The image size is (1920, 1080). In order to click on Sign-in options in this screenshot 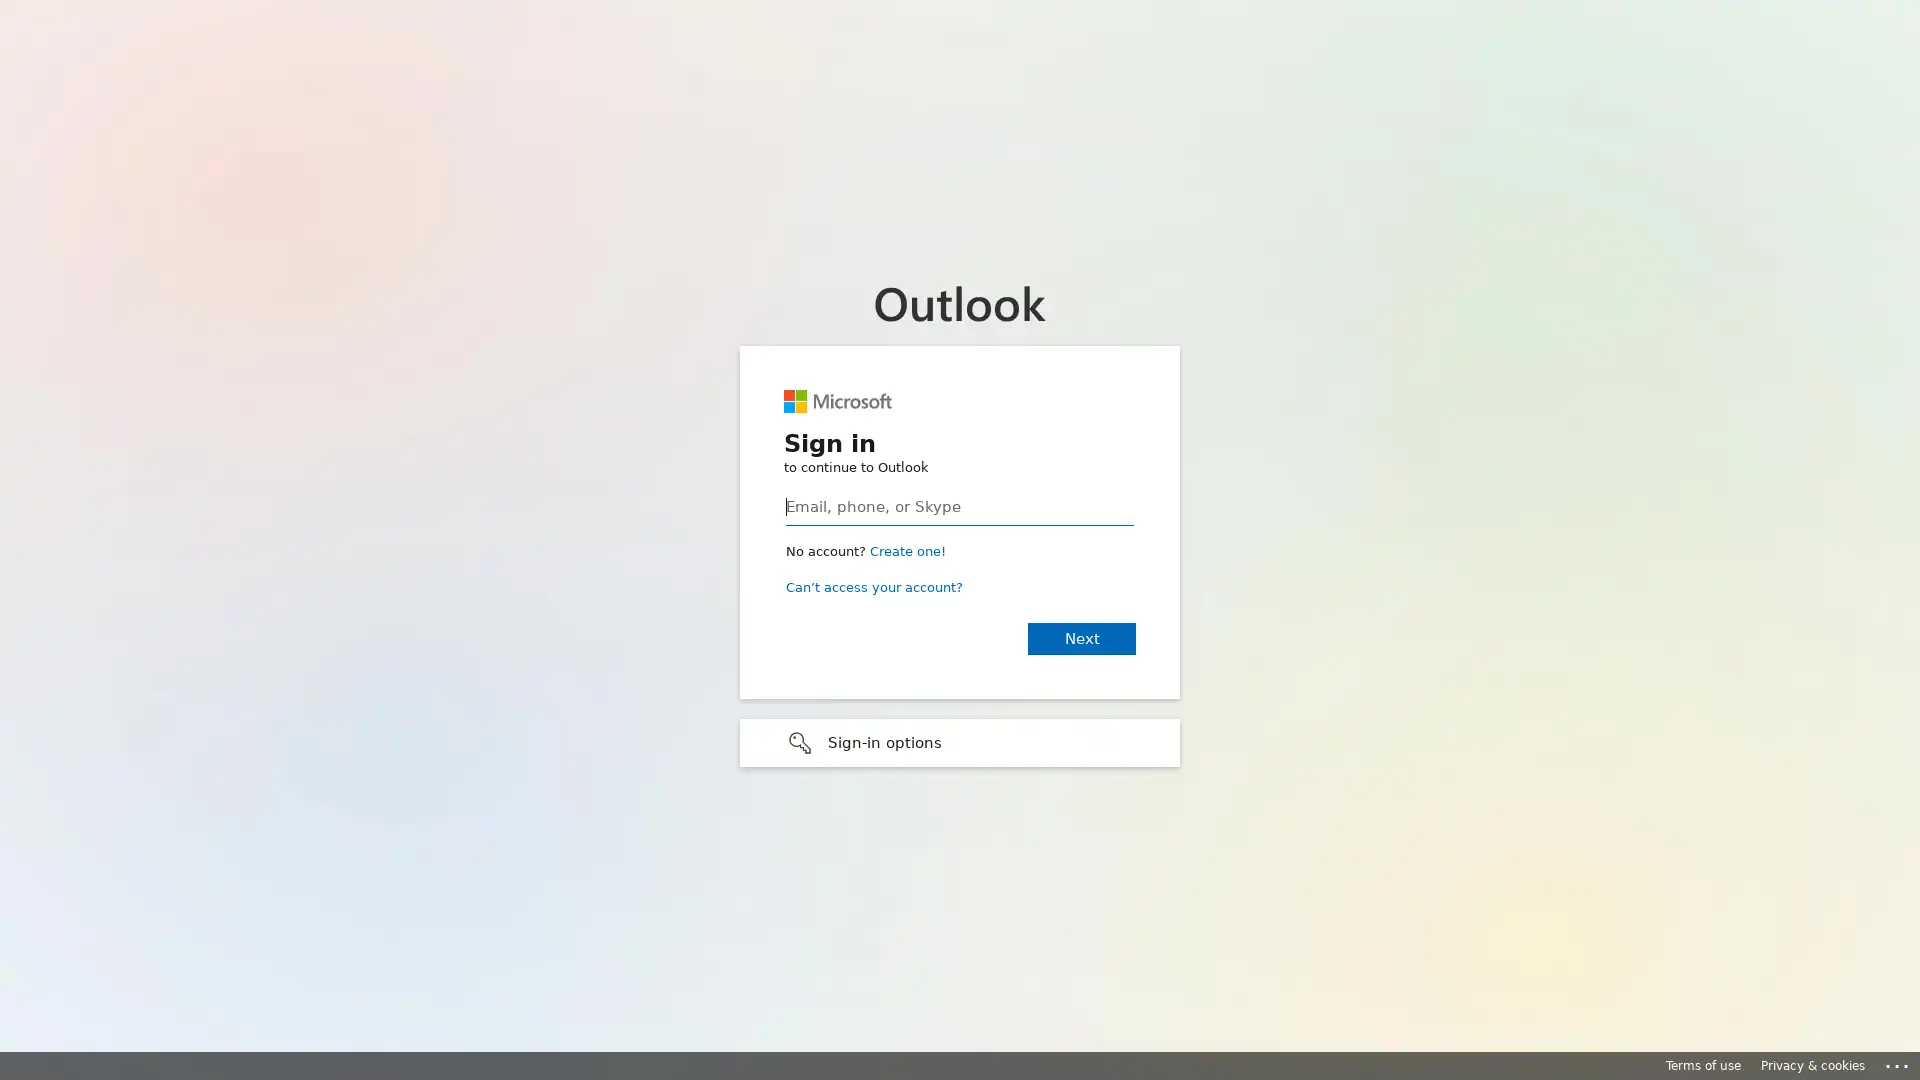, I will do `click(960, 741)`.